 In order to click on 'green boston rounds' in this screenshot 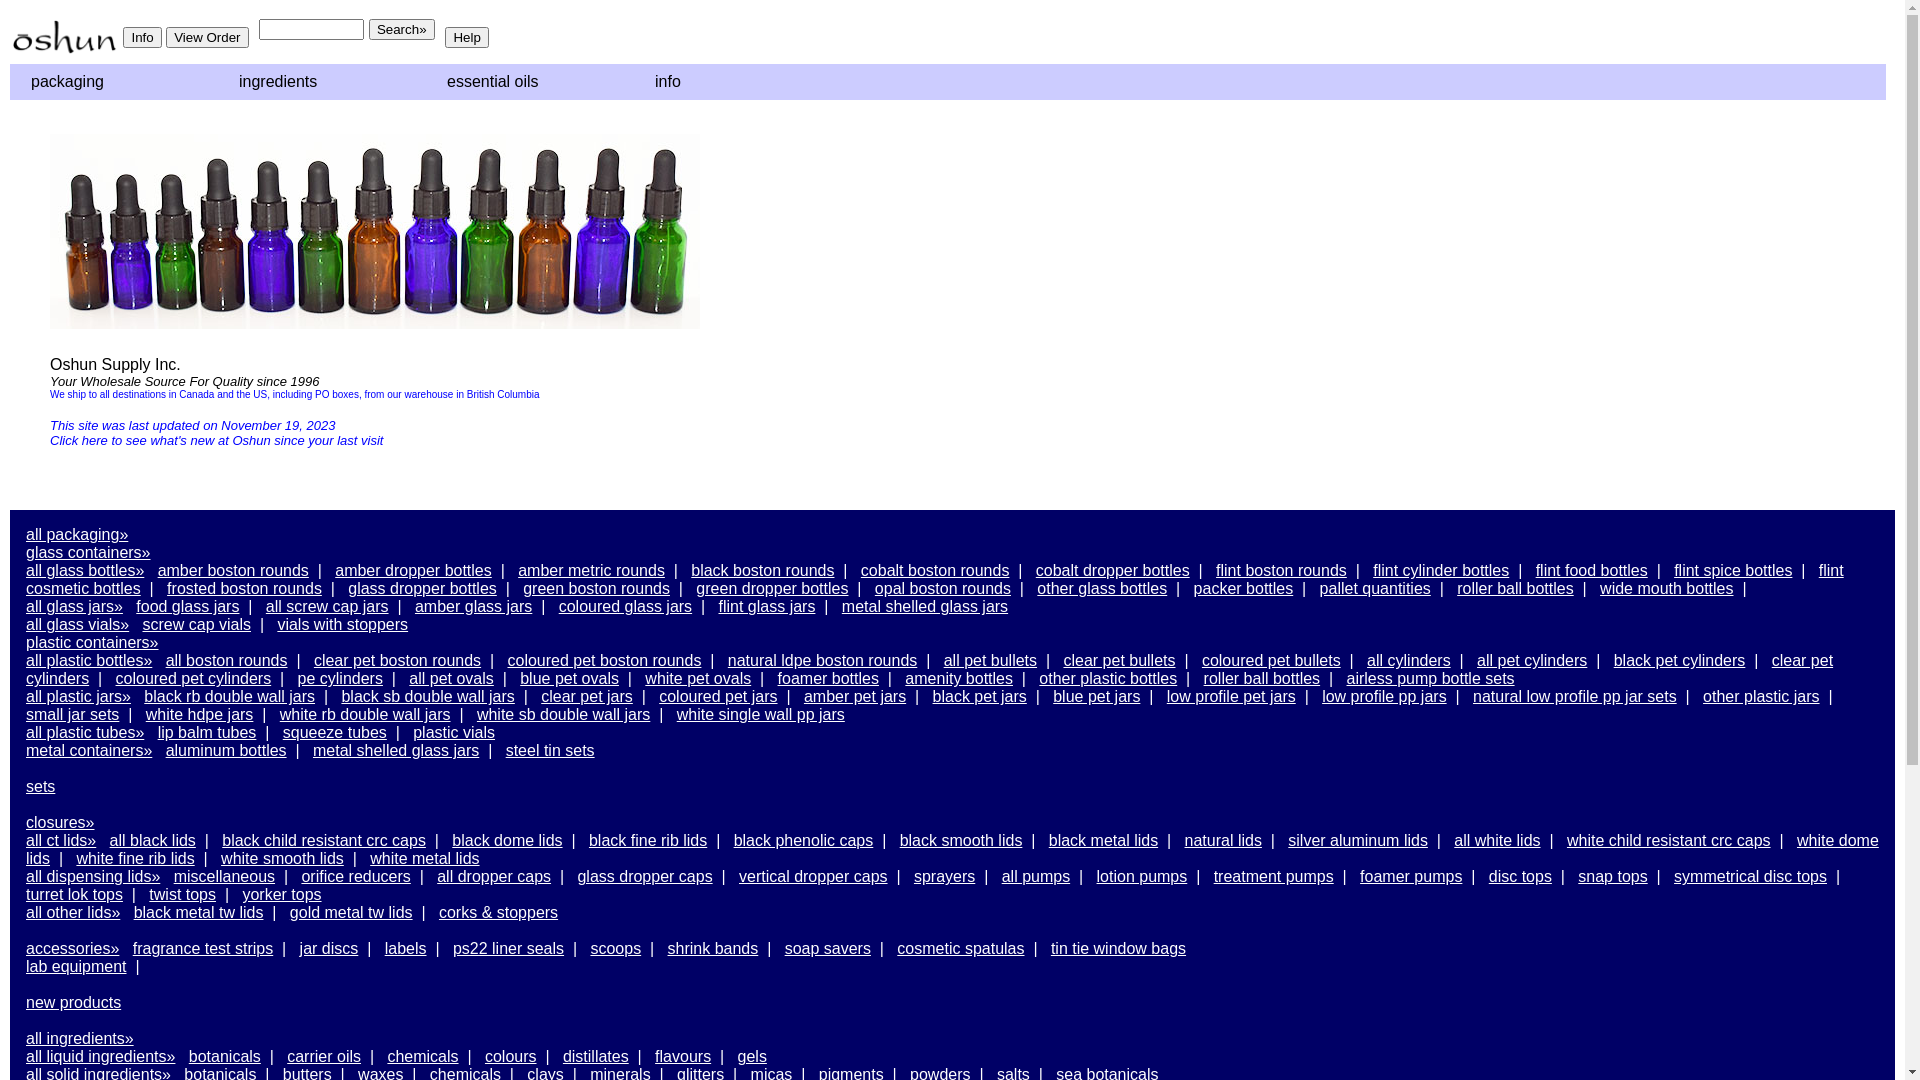, I will do `click(595, 587)`.